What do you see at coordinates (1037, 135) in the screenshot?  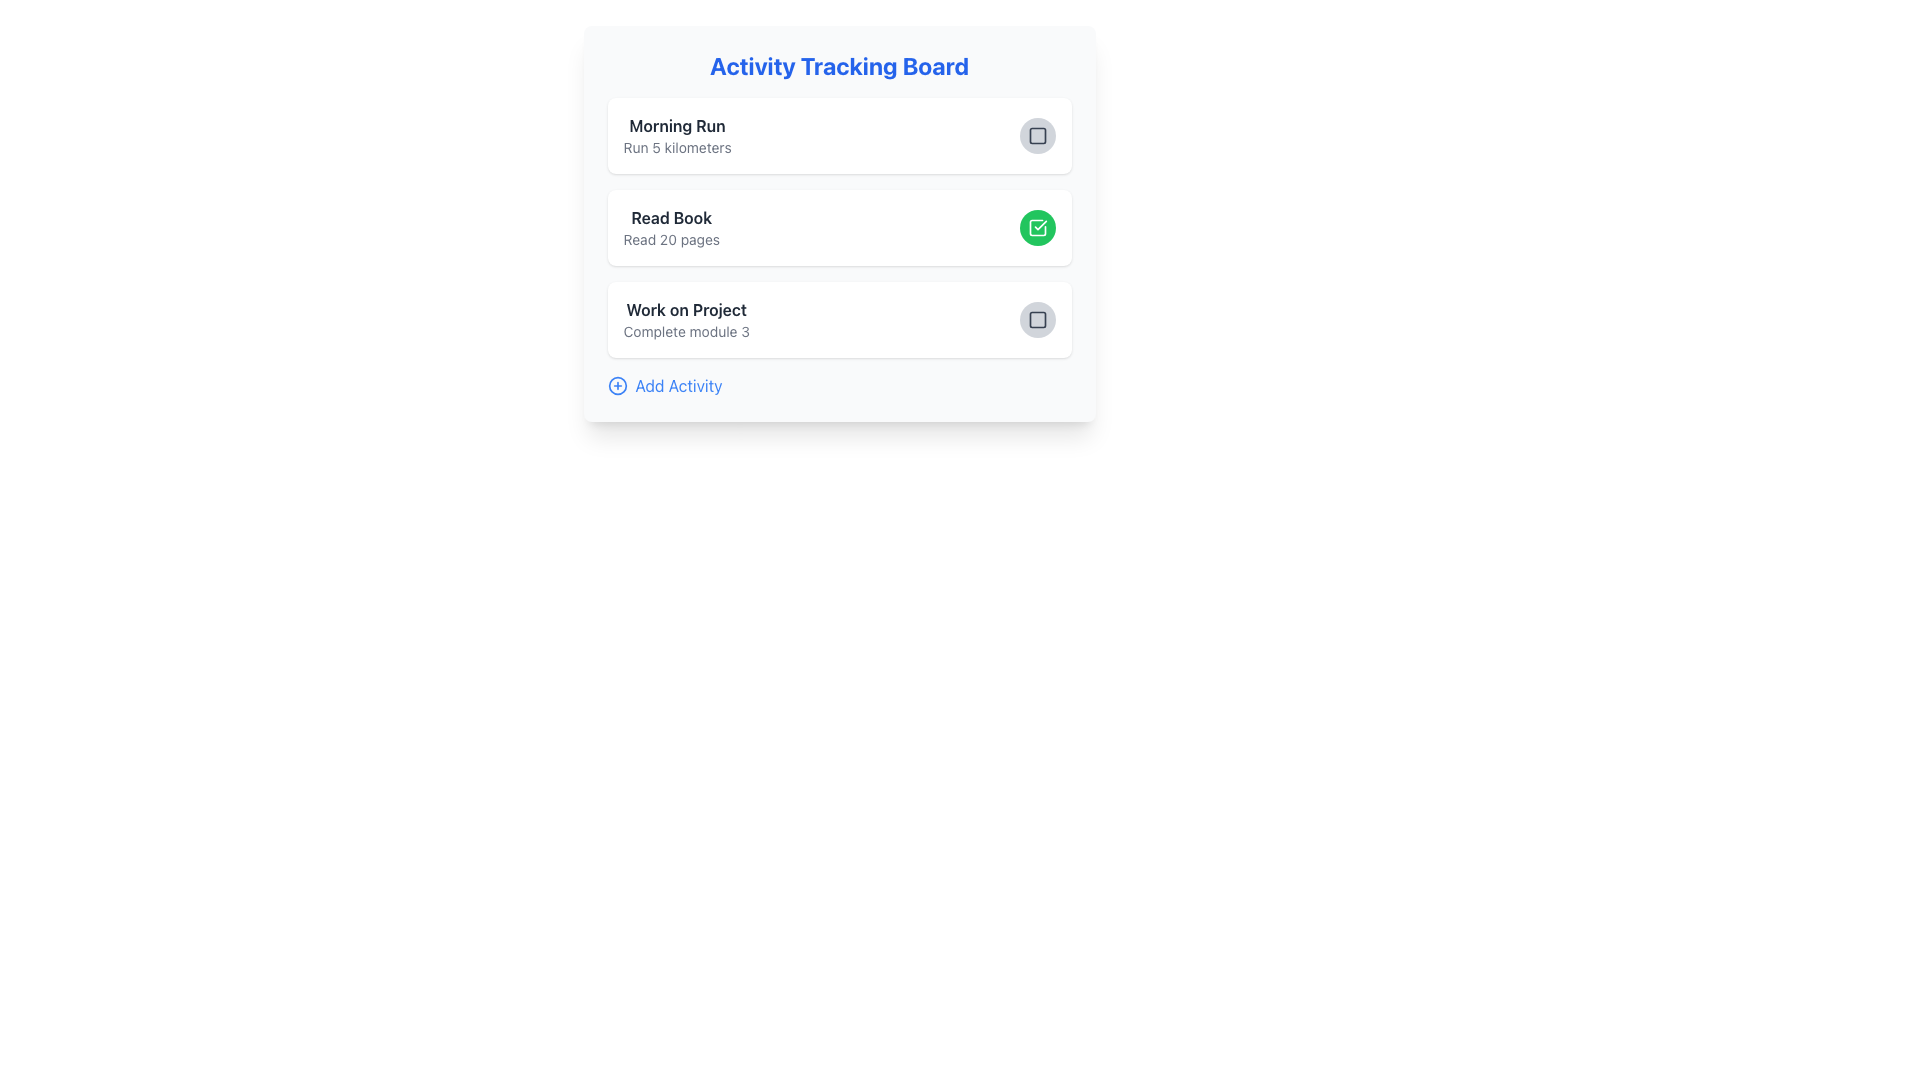 I see `the red status icon at the far-right of the 'Morning Run' row` at bounding box center [1037, 135].